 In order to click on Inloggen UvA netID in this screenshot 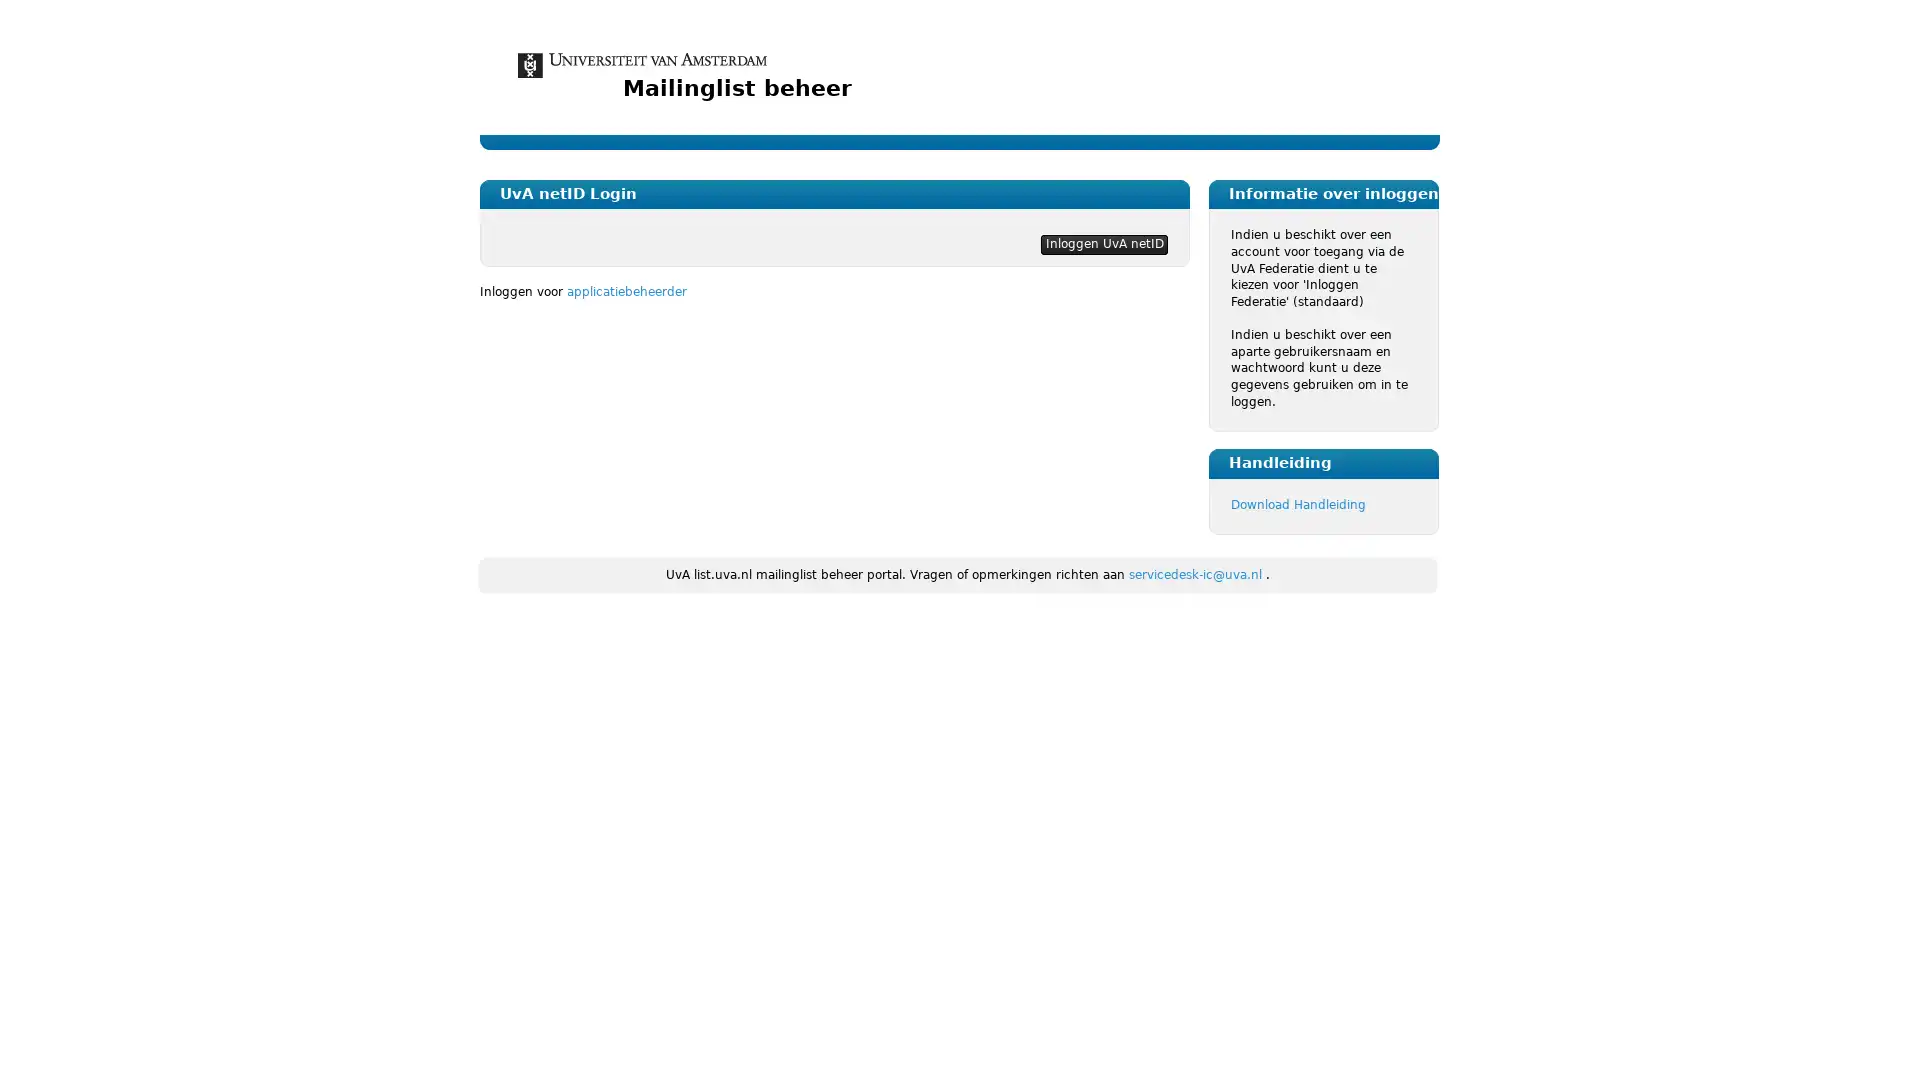, I will do `click(1103, 244)`.